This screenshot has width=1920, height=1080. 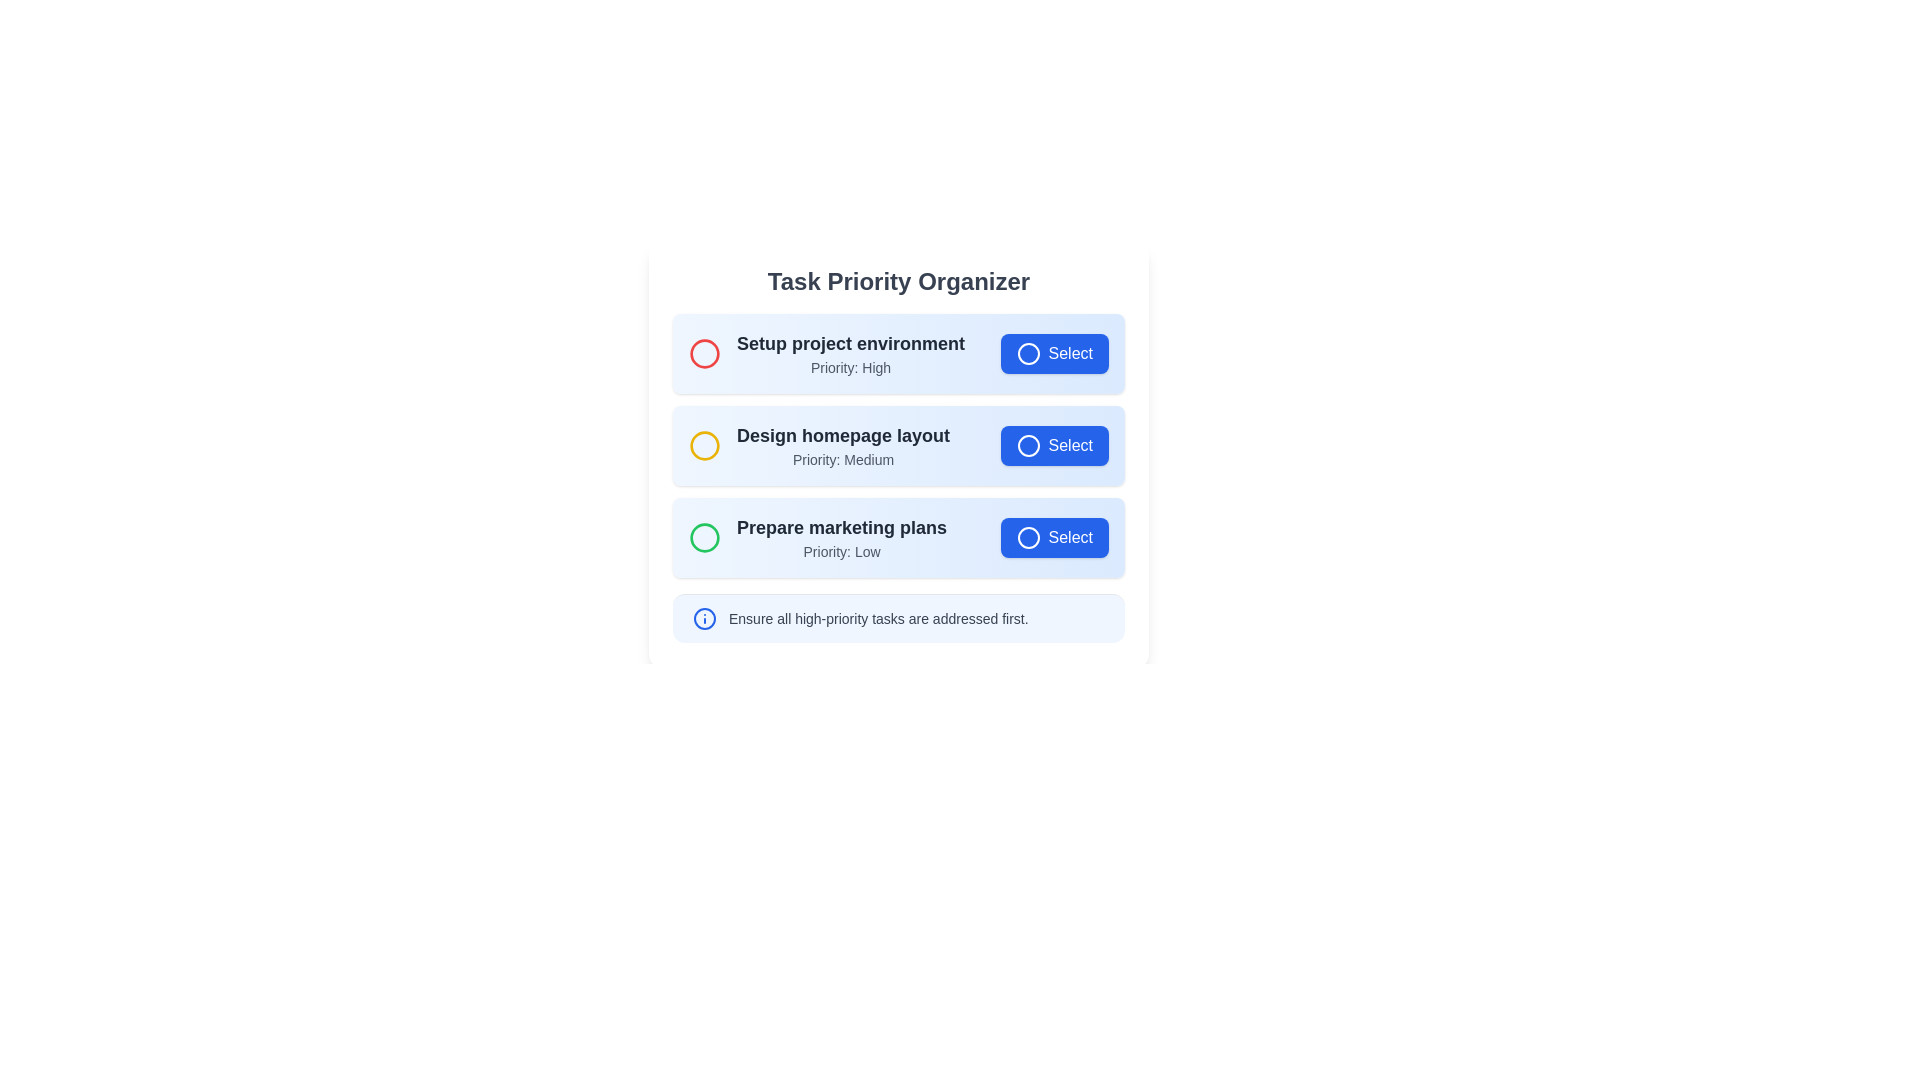 What do you see at coordinates (843, 459) in the screenshot?
I see `the text label that indicates the priority level of the associated task, located underneath the 'Design homepage layout' element in the task list` at bounding box center [843, 459].